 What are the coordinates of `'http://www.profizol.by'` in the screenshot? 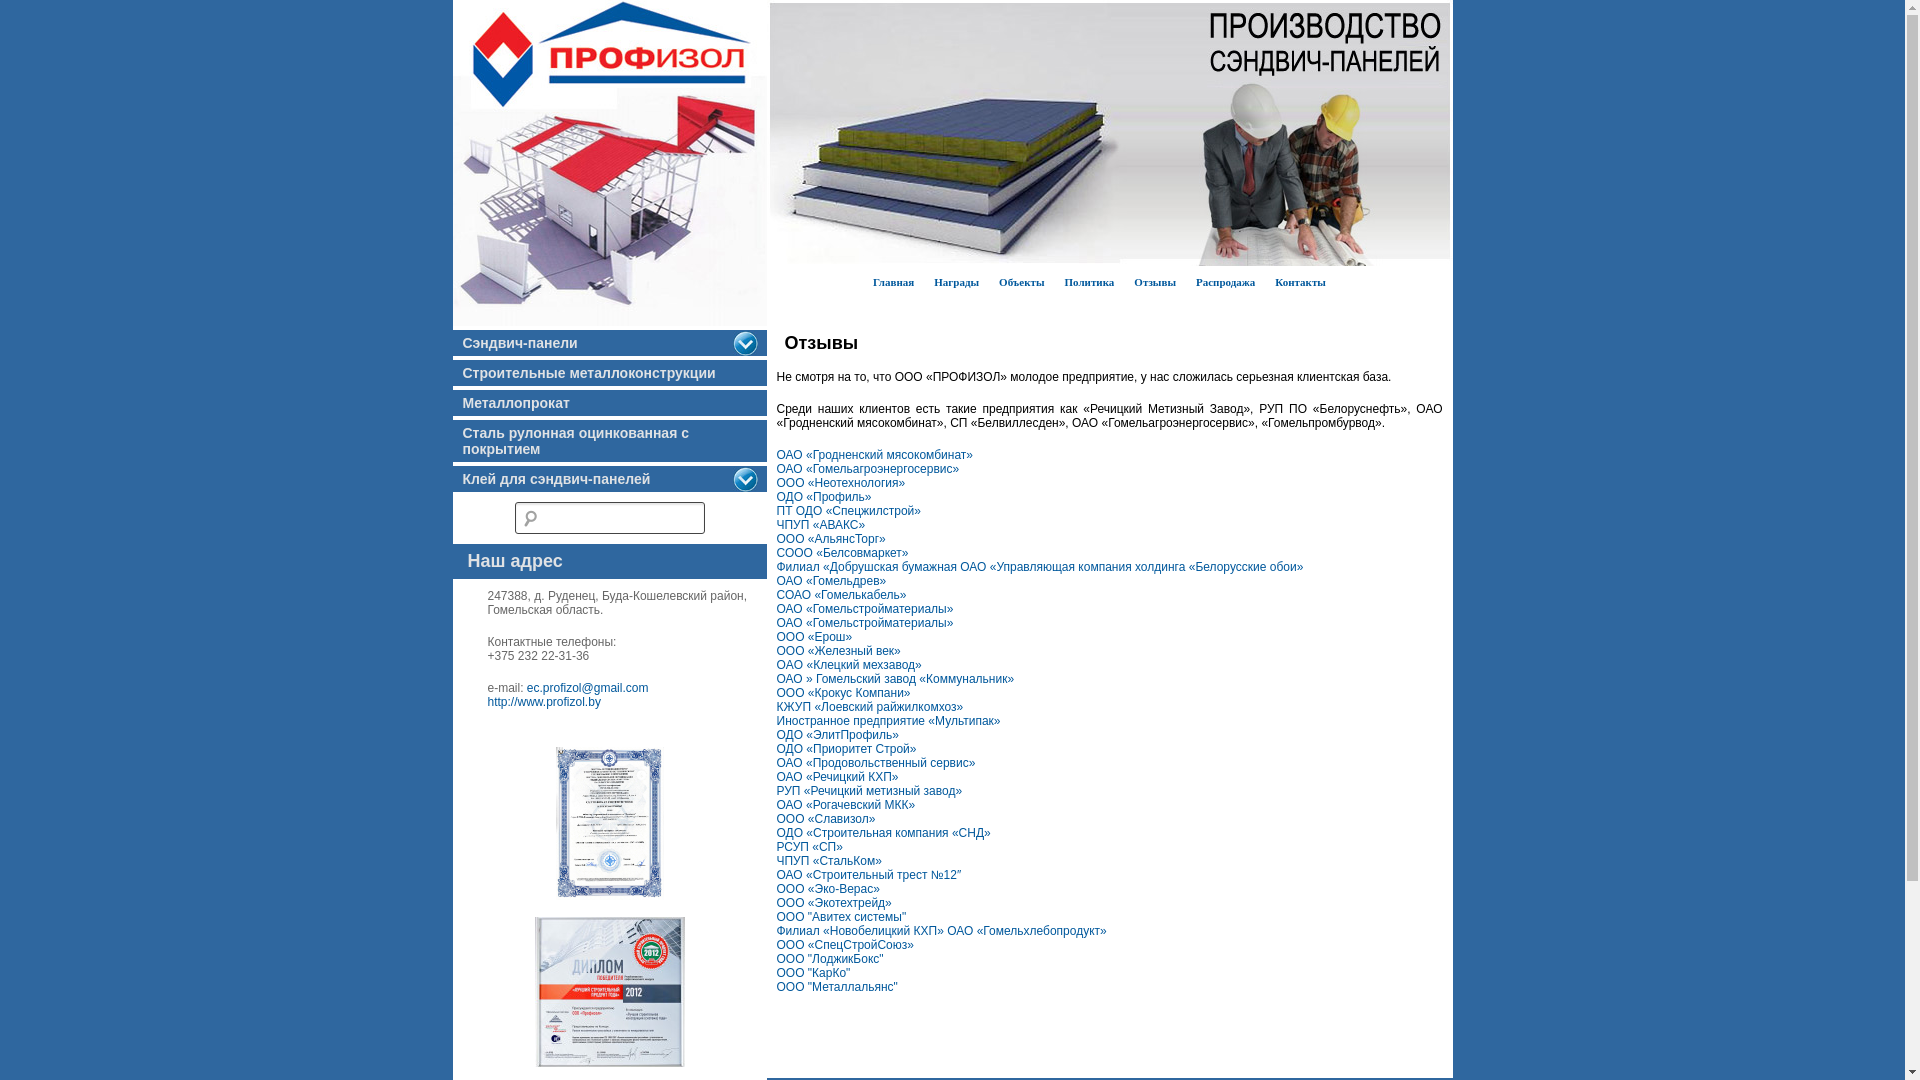 It's located at (544, 701).